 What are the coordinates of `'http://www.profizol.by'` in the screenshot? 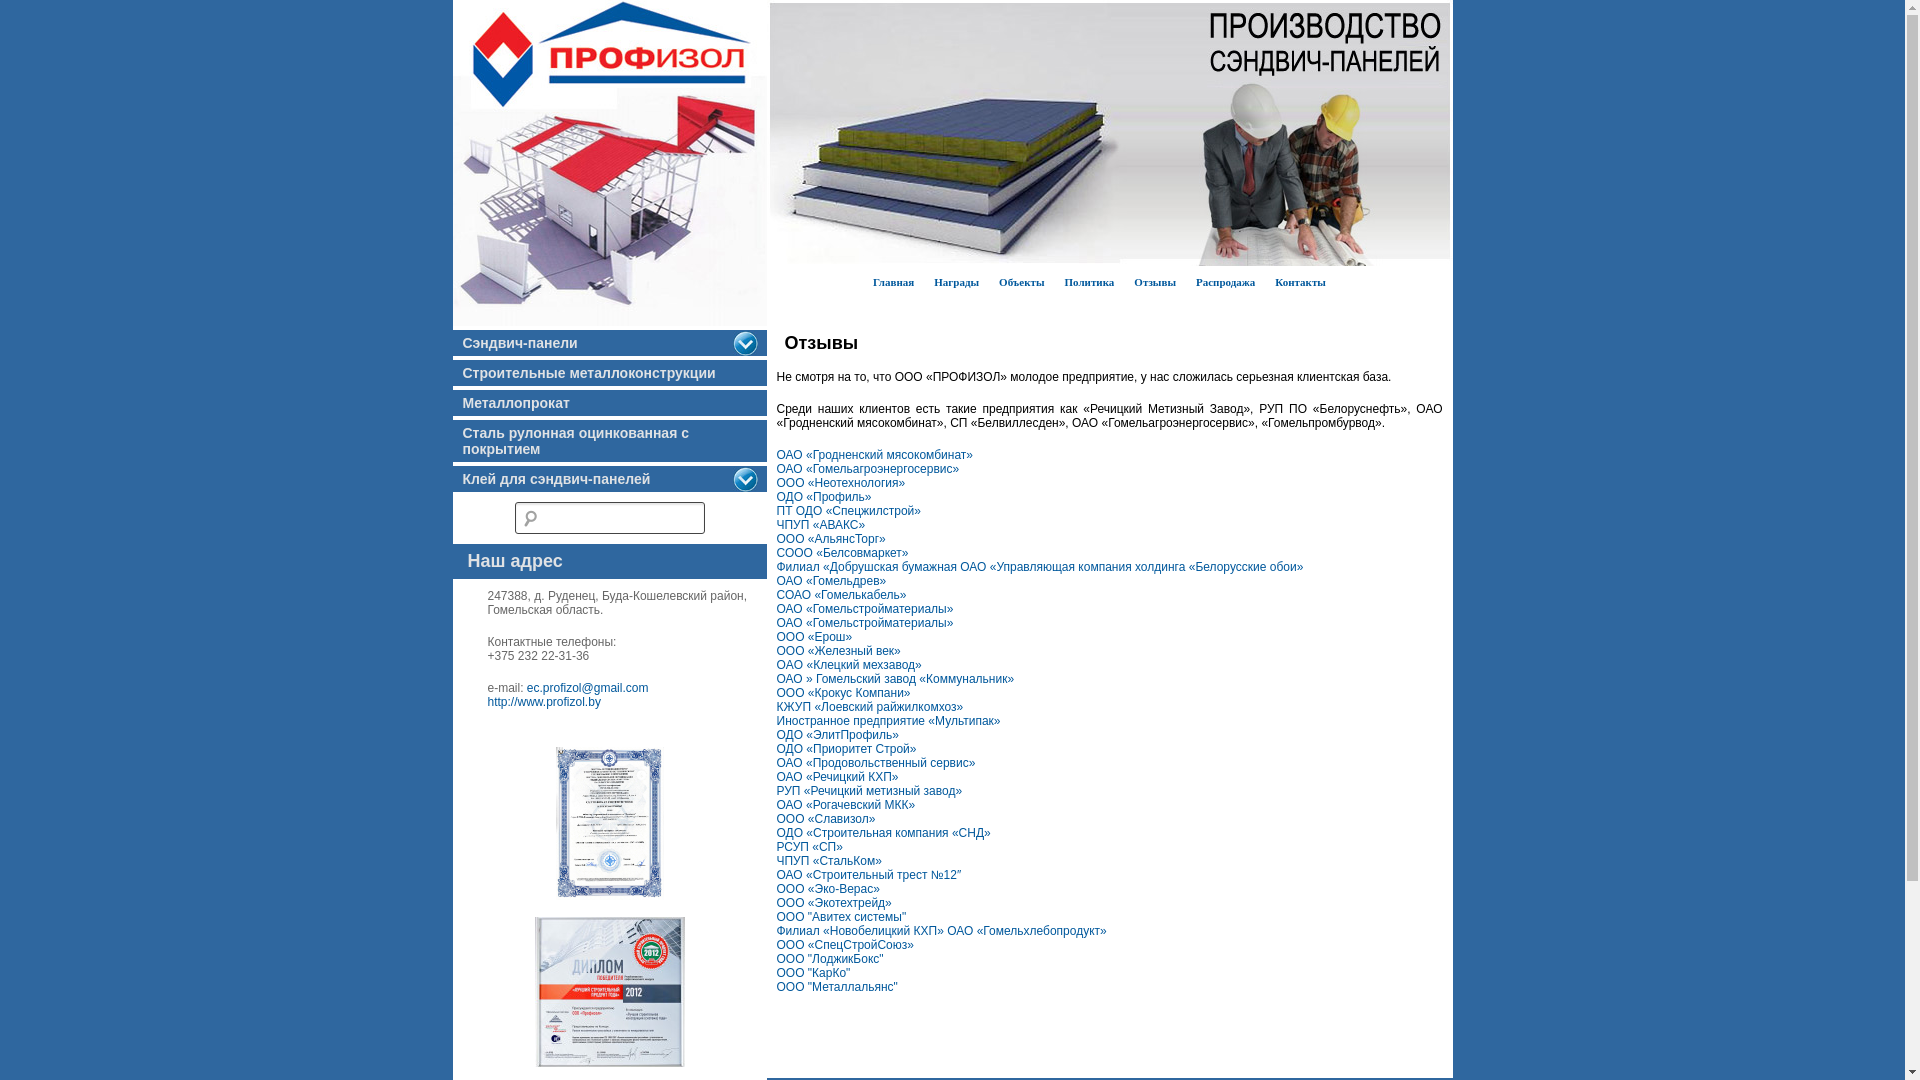 It's located at (544, 701).